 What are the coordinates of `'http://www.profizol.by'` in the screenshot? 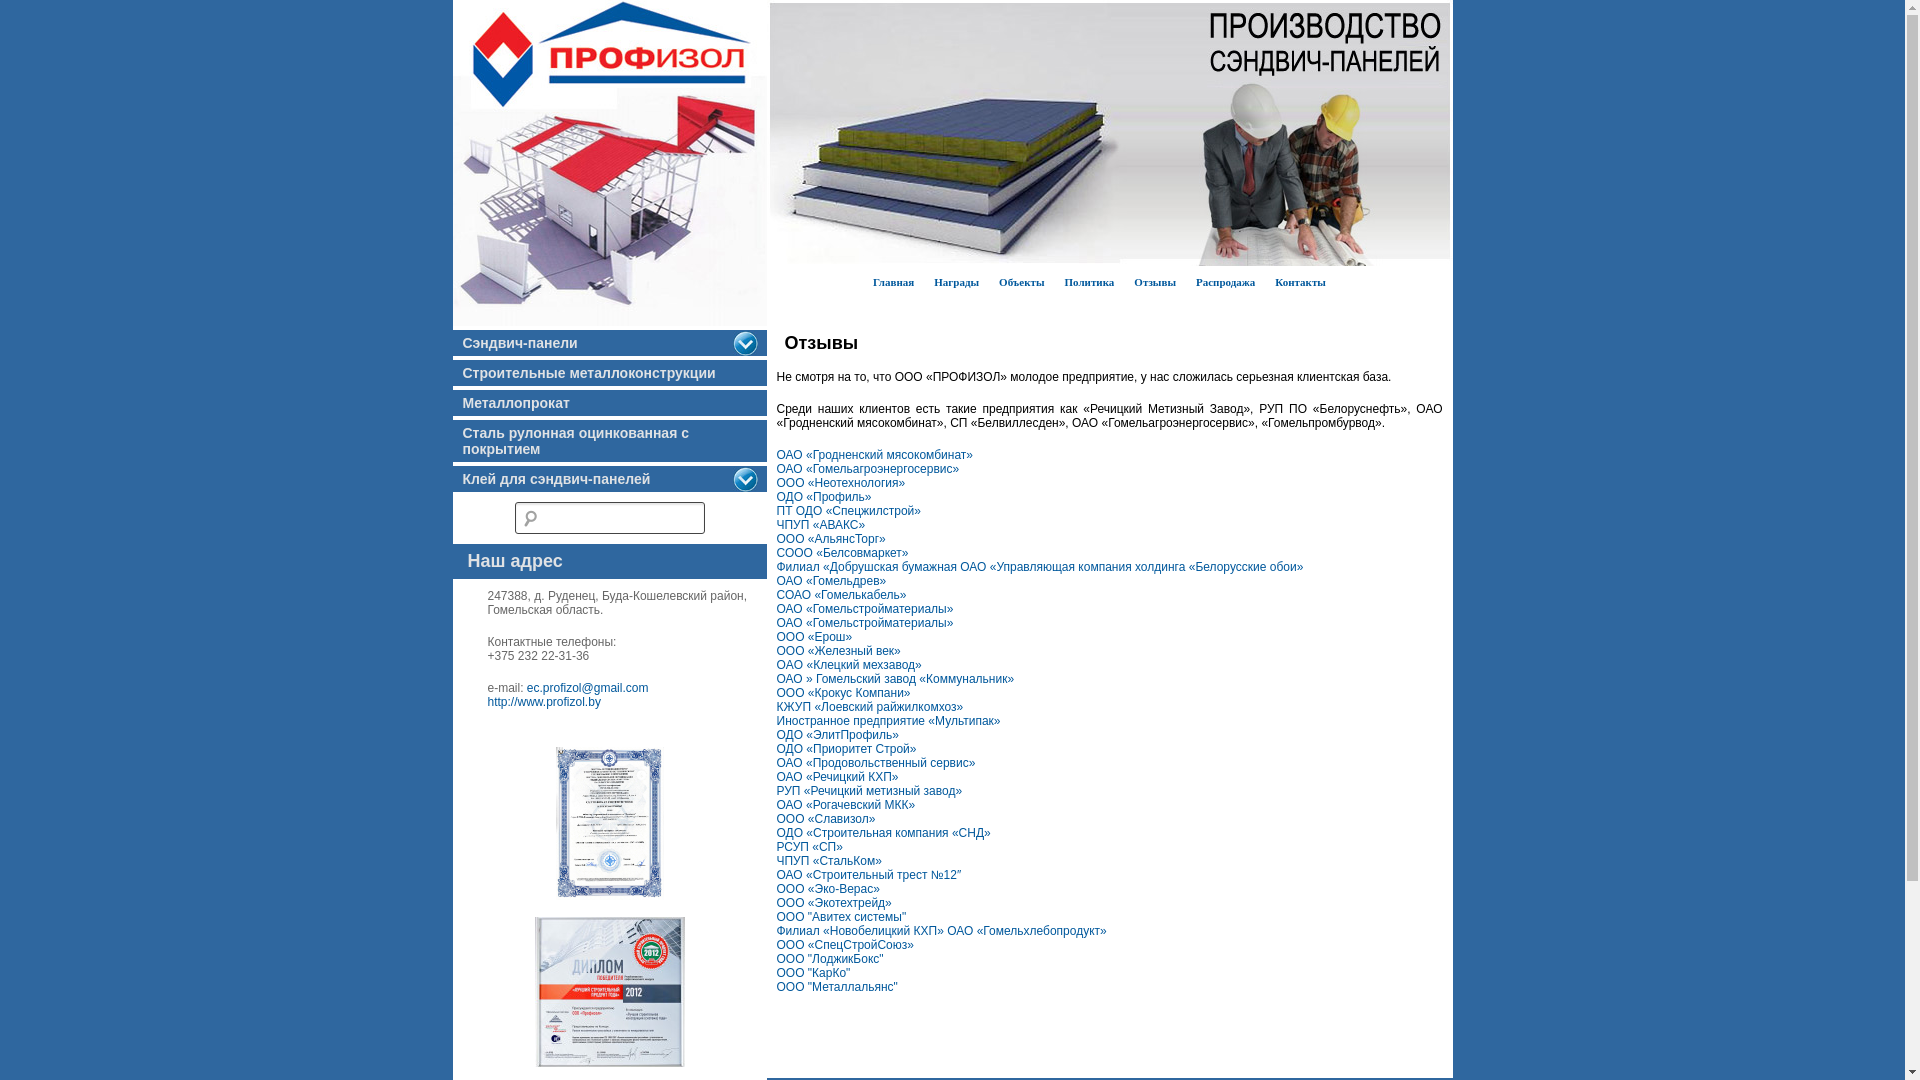 It's located at (544, 701).